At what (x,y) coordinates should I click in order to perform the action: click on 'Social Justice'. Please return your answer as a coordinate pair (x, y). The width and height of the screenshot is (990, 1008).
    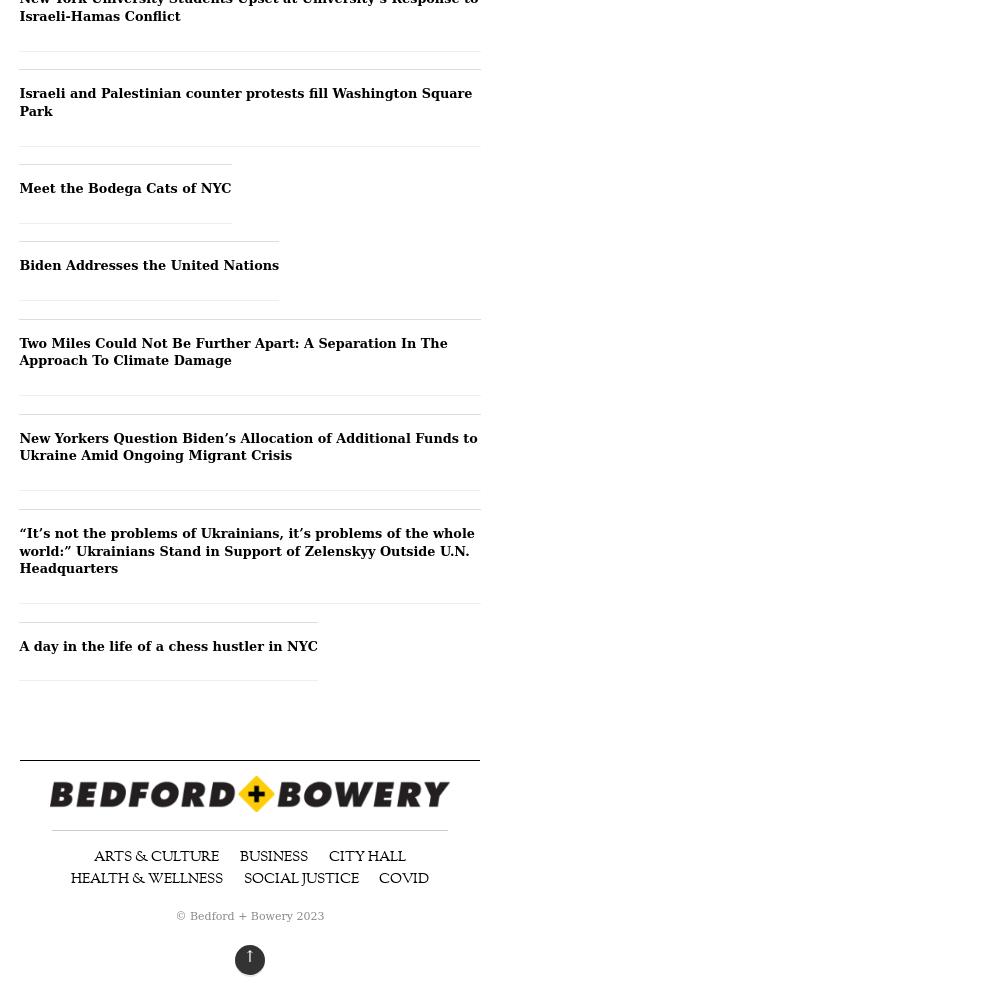
    Looking at the image, I should click on (299, 877).